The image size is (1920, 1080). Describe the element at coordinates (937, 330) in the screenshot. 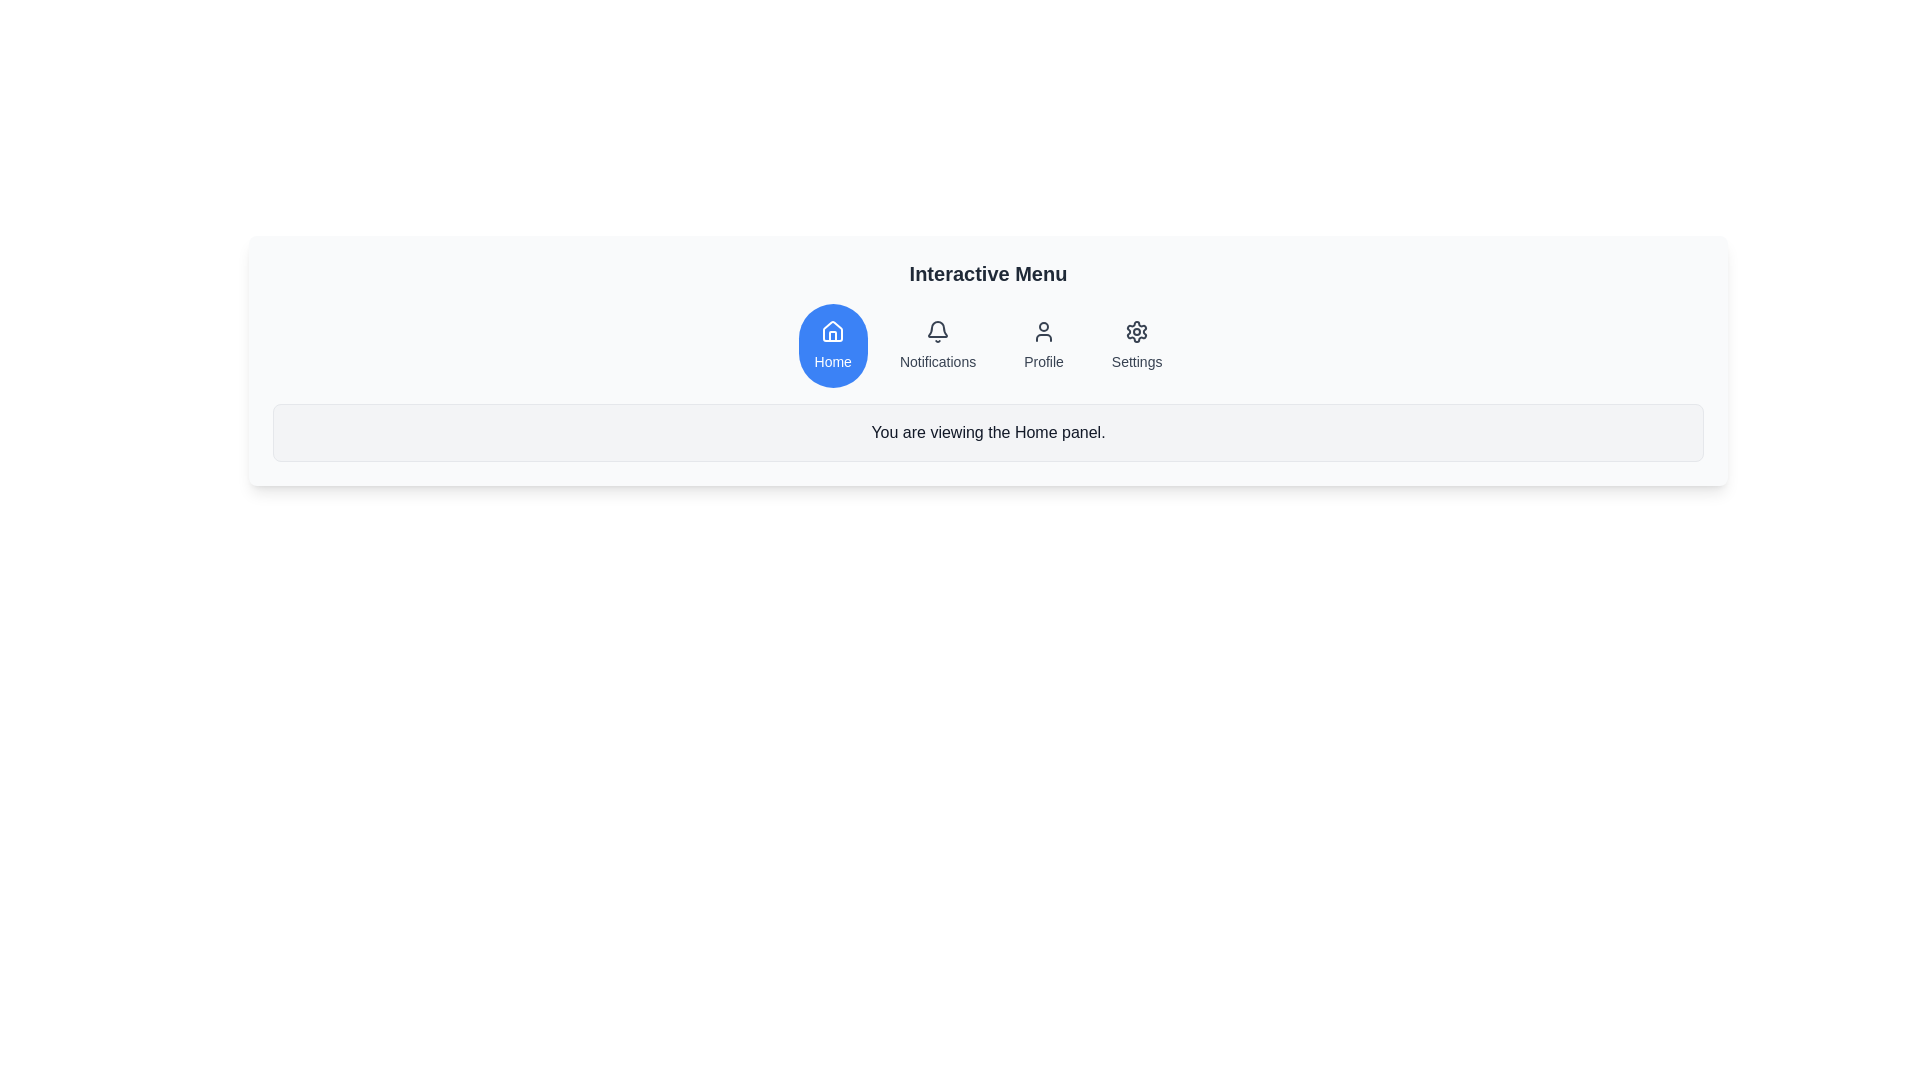

I see `the Notifications bell icon located` at that location.